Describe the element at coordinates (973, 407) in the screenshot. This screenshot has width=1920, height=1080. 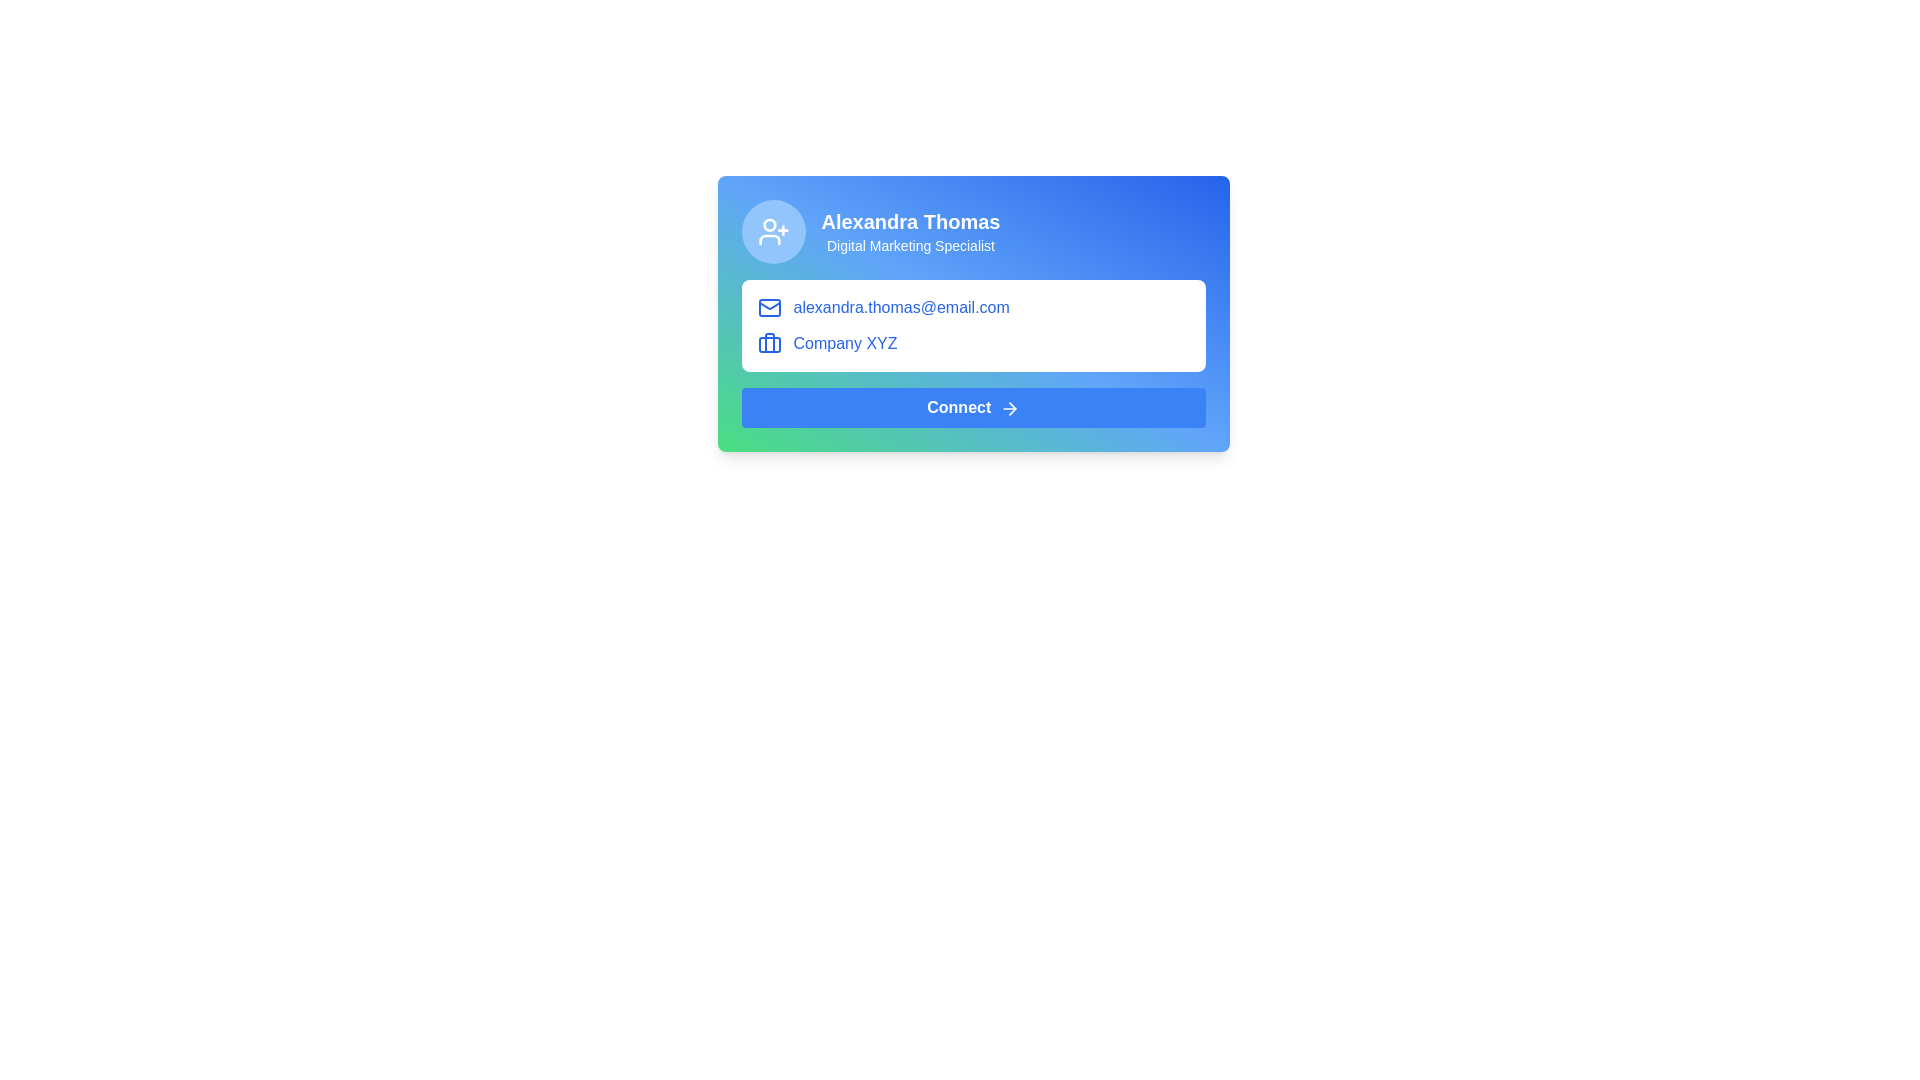
I see `the blue rectangular button labeled 'Connect' with an arrow icon at the bottom of the card to initiate connection` at that location.